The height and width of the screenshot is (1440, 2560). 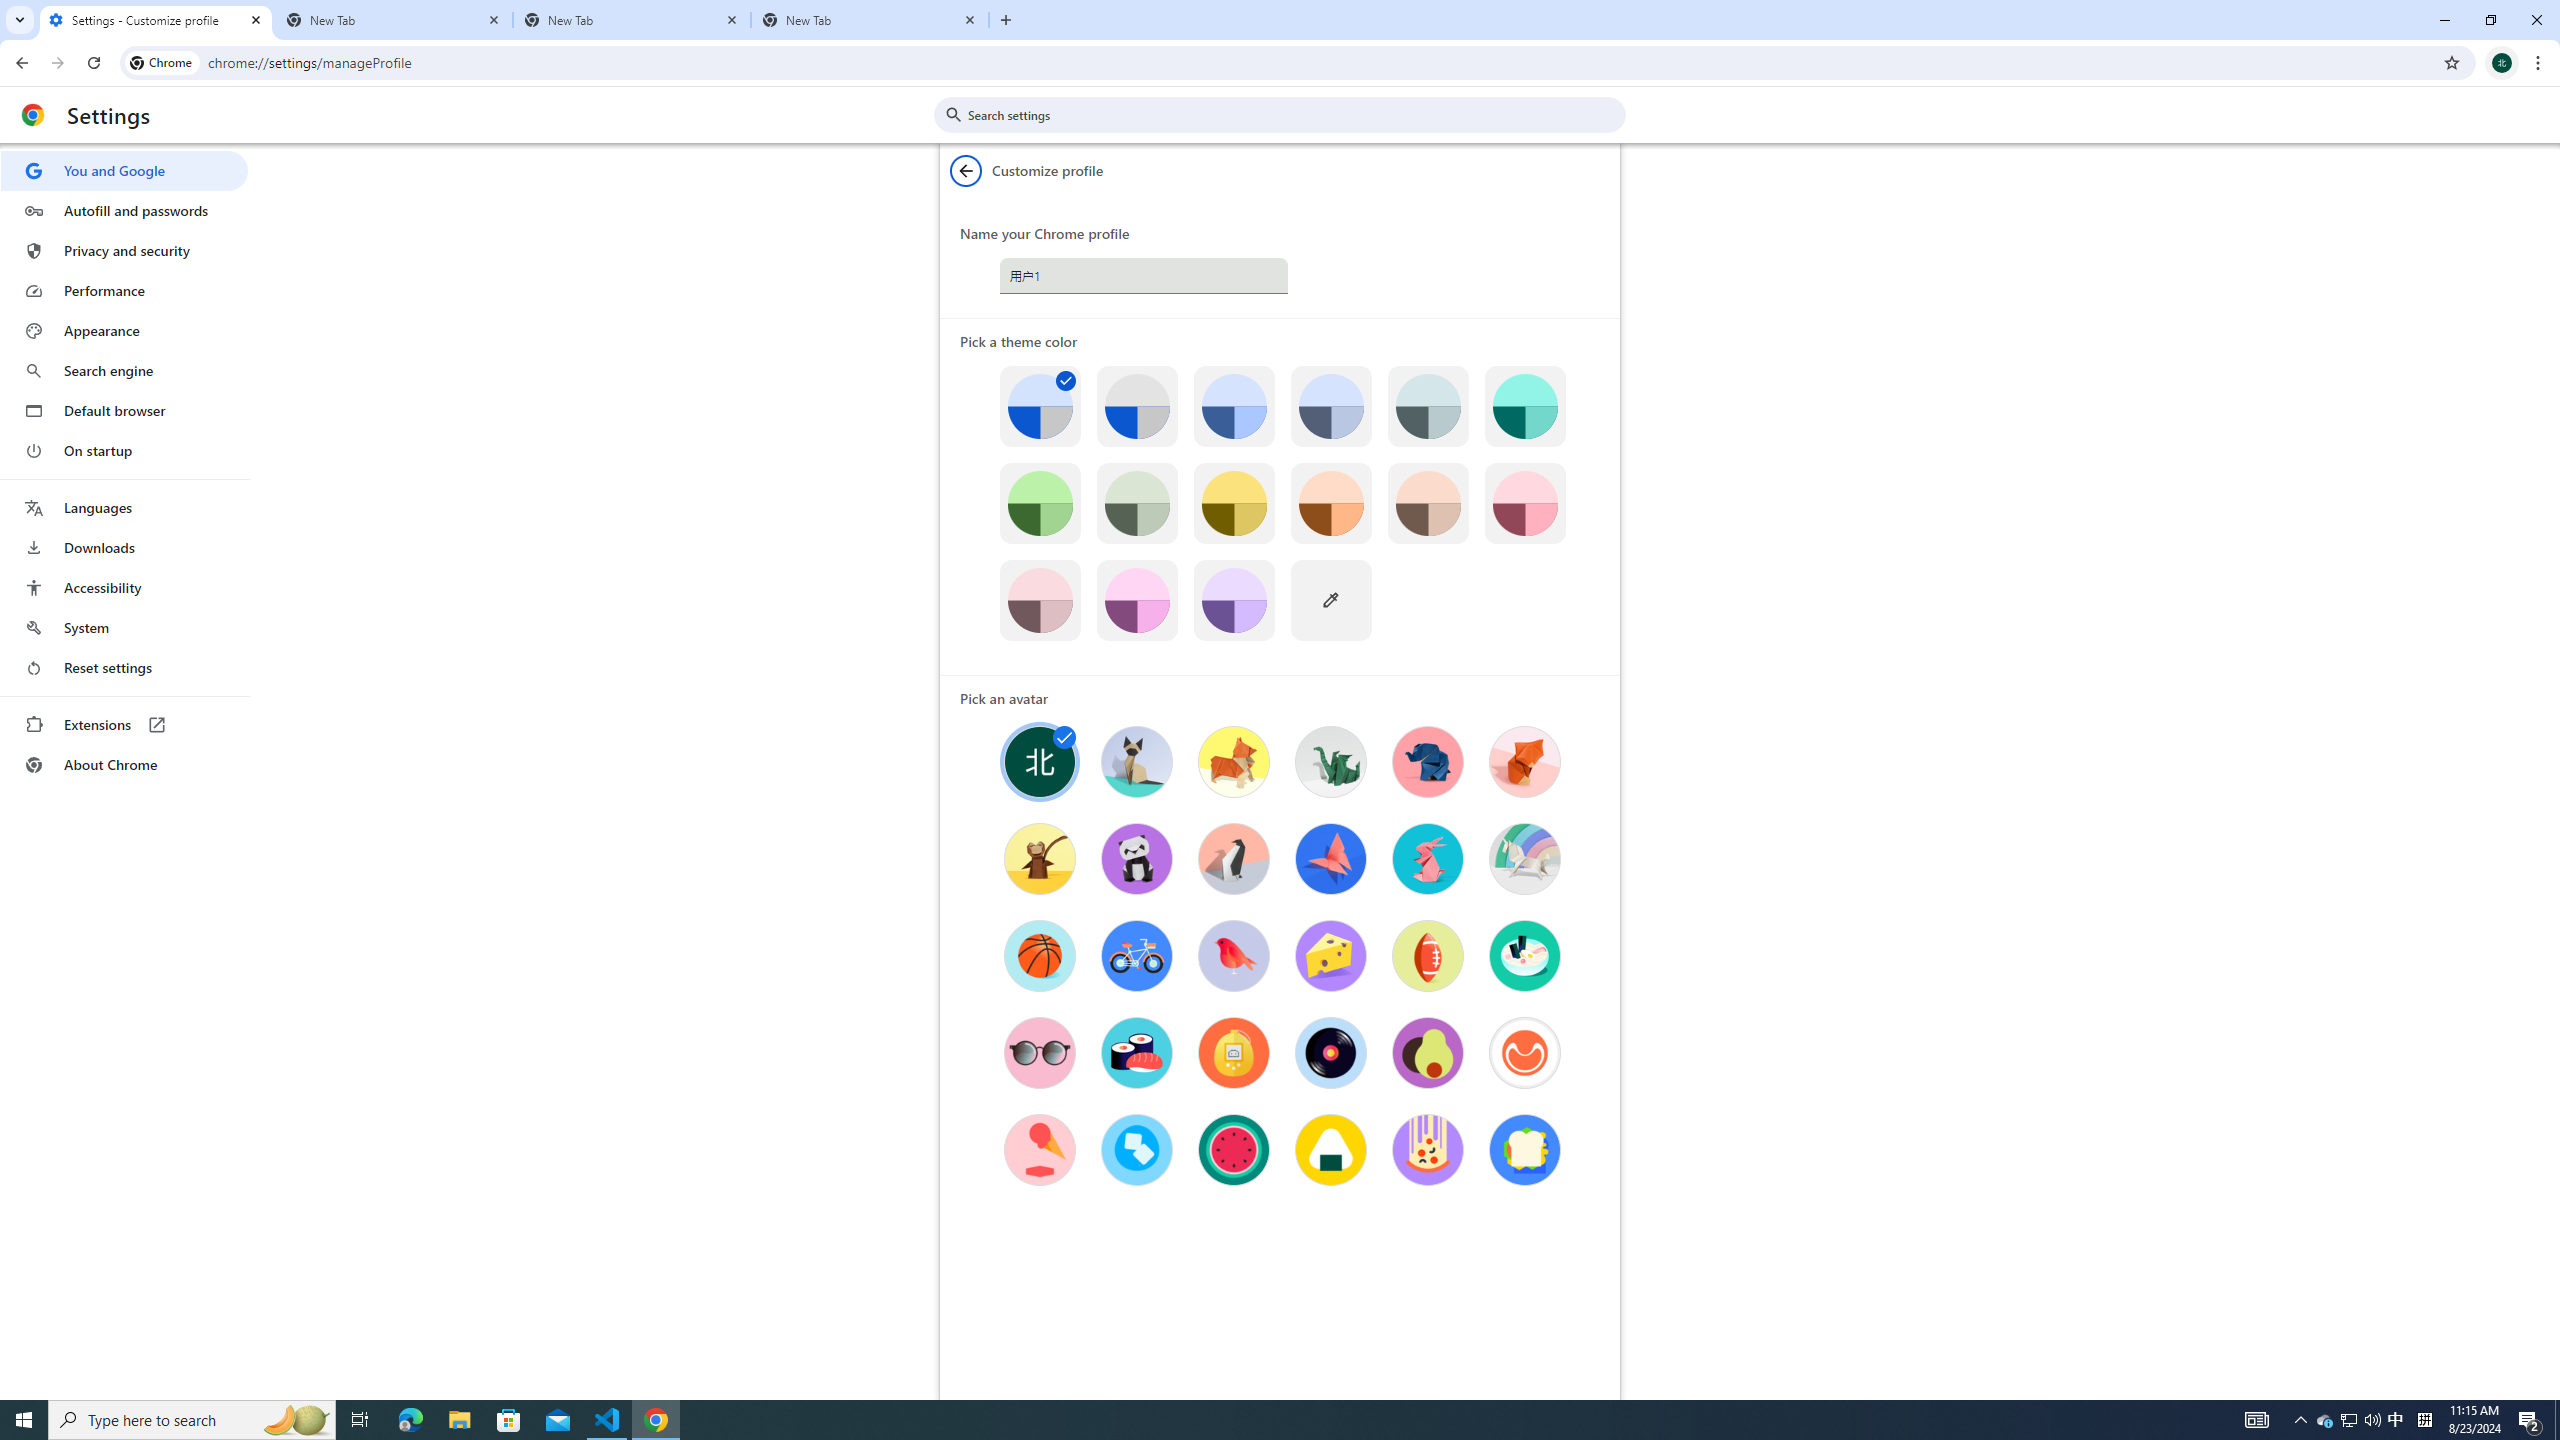 What do you see at coordinates (123, 508) in the screenshot?
I see `'Languages'` at bounding box center [123, 508].